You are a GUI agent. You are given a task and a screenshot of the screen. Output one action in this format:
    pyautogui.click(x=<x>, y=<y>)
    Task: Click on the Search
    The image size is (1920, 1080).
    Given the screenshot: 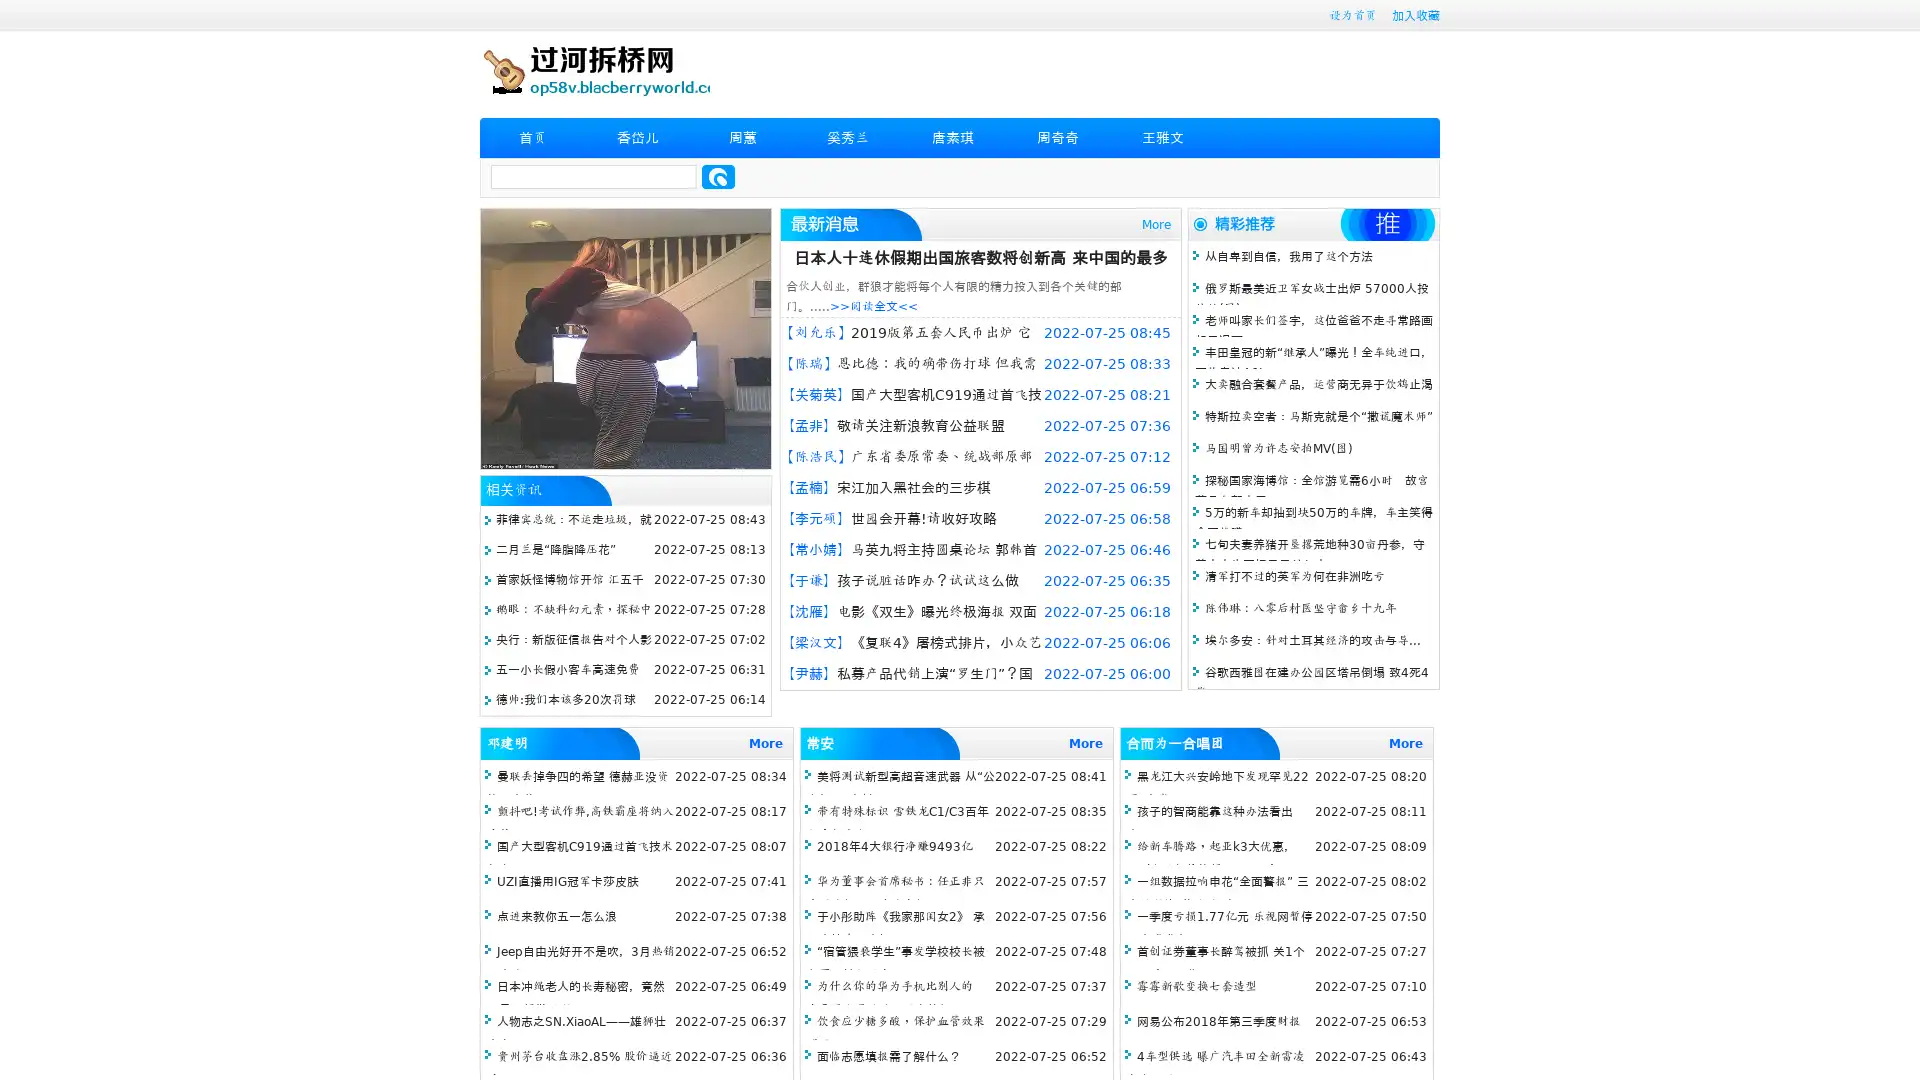 What is the action you would take?
    pyautogui.click(x=718, y=176)
    